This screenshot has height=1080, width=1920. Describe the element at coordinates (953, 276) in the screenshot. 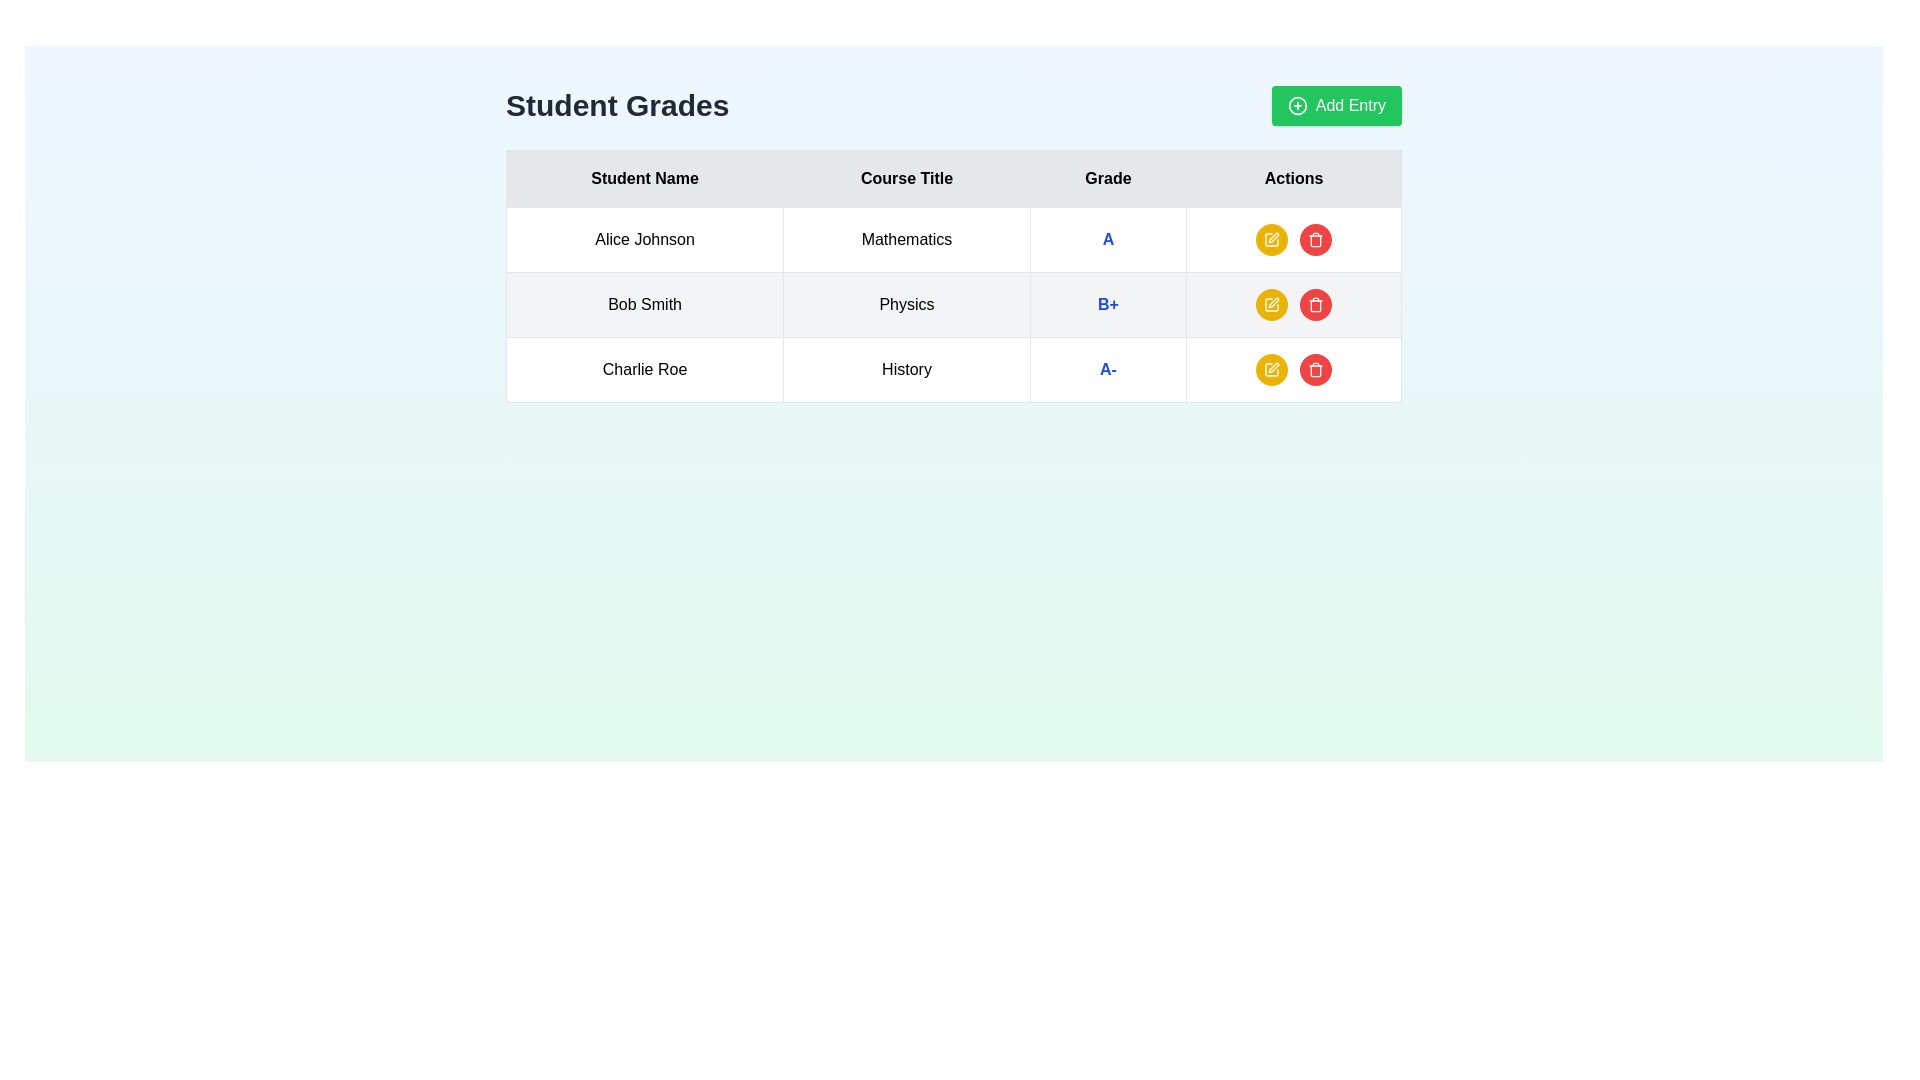

I see `any row of the 'Student Grades' table for potential interactions` at that location.